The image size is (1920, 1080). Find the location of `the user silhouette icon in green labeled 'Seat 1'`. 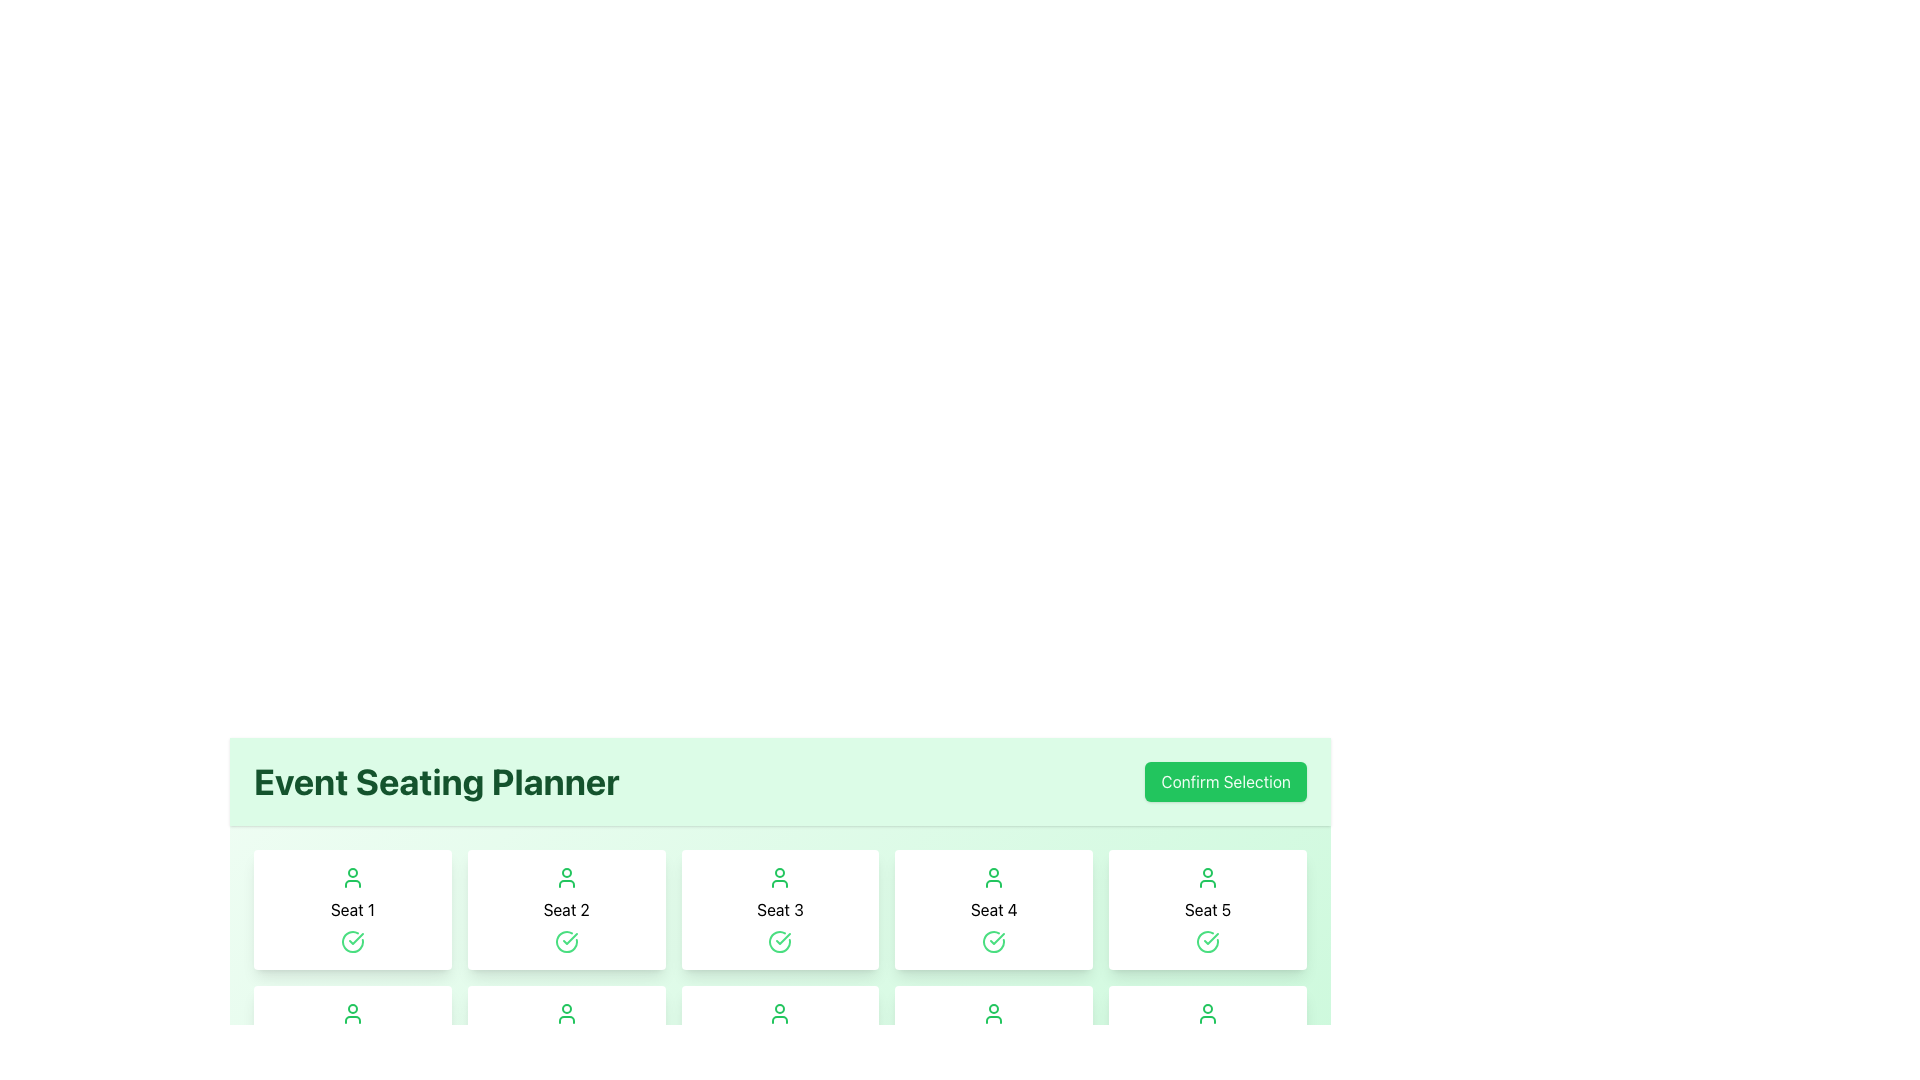

the user silhouette icon in green labeled 'Seat 1' is located at coordinates (352, 877).